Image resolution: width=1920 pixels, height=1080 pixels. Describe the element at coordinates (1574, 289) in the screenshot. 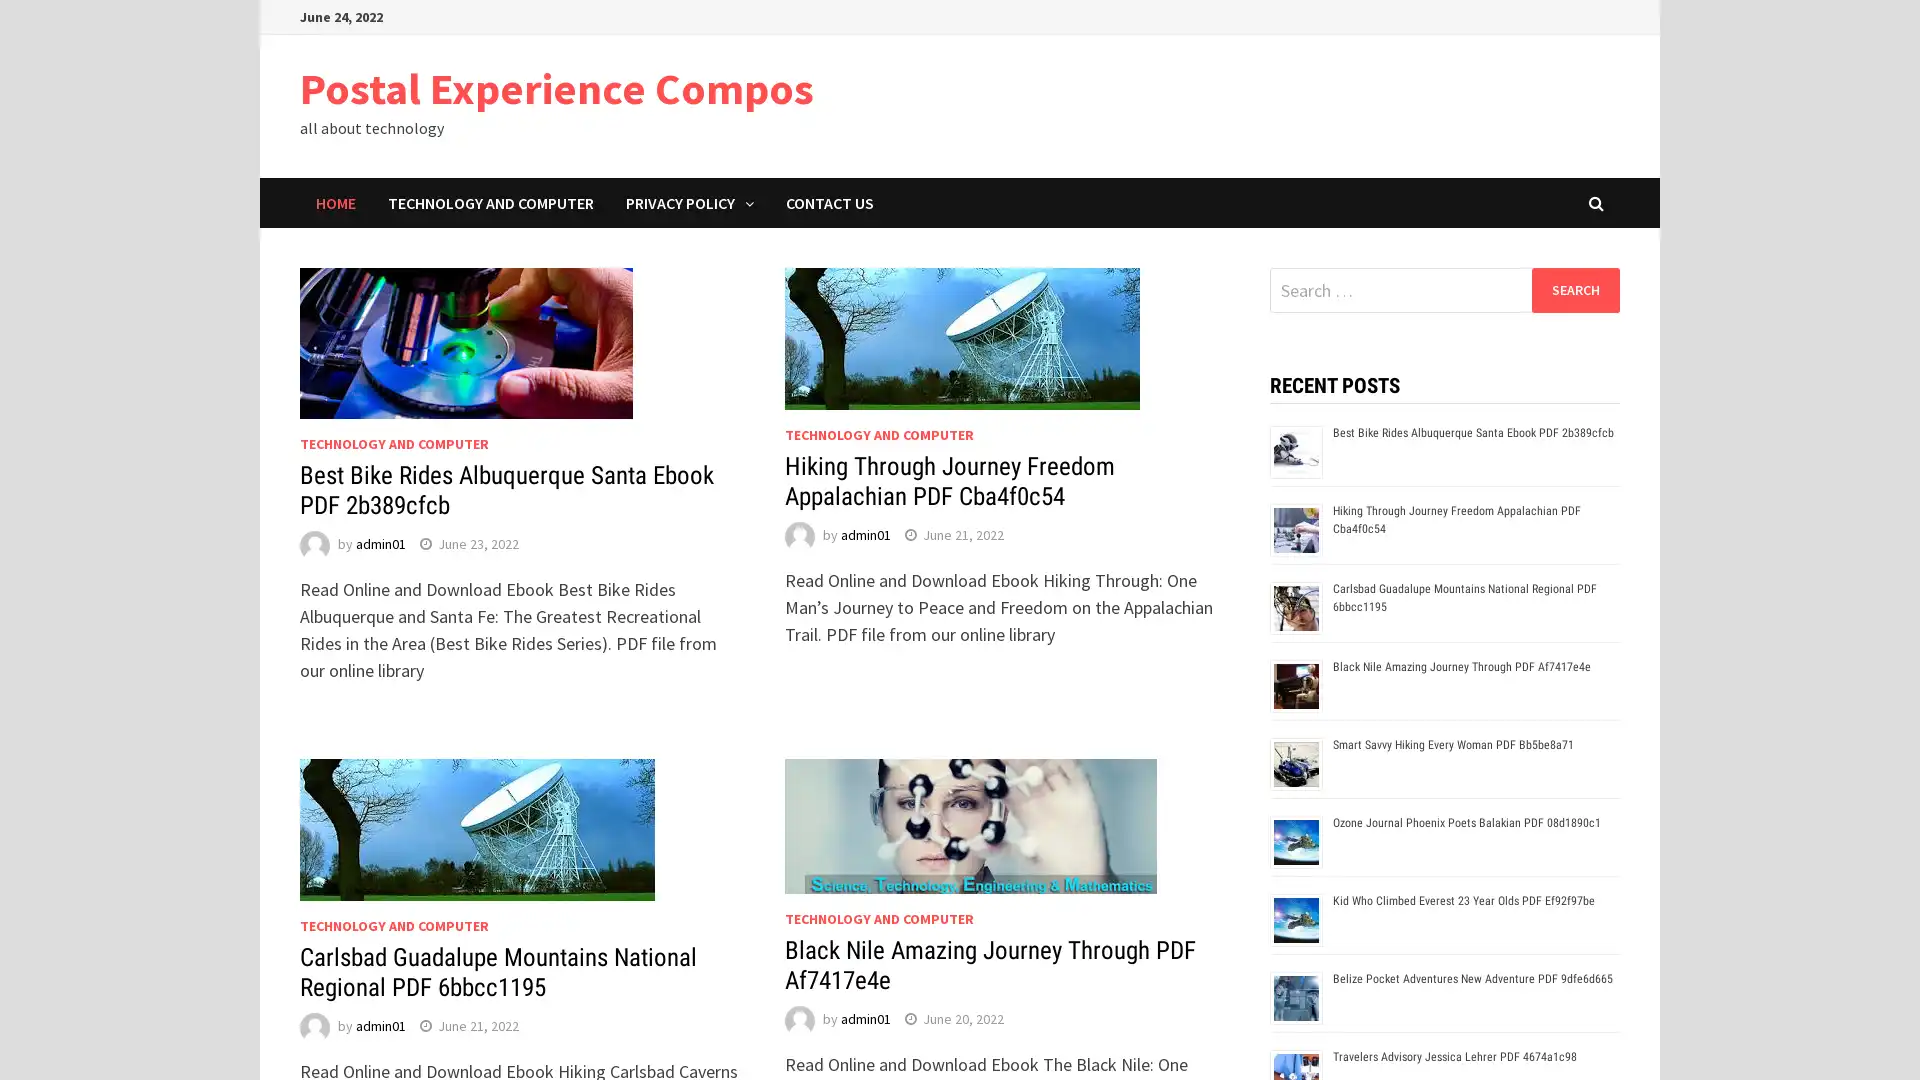

I see `Search` at that location.